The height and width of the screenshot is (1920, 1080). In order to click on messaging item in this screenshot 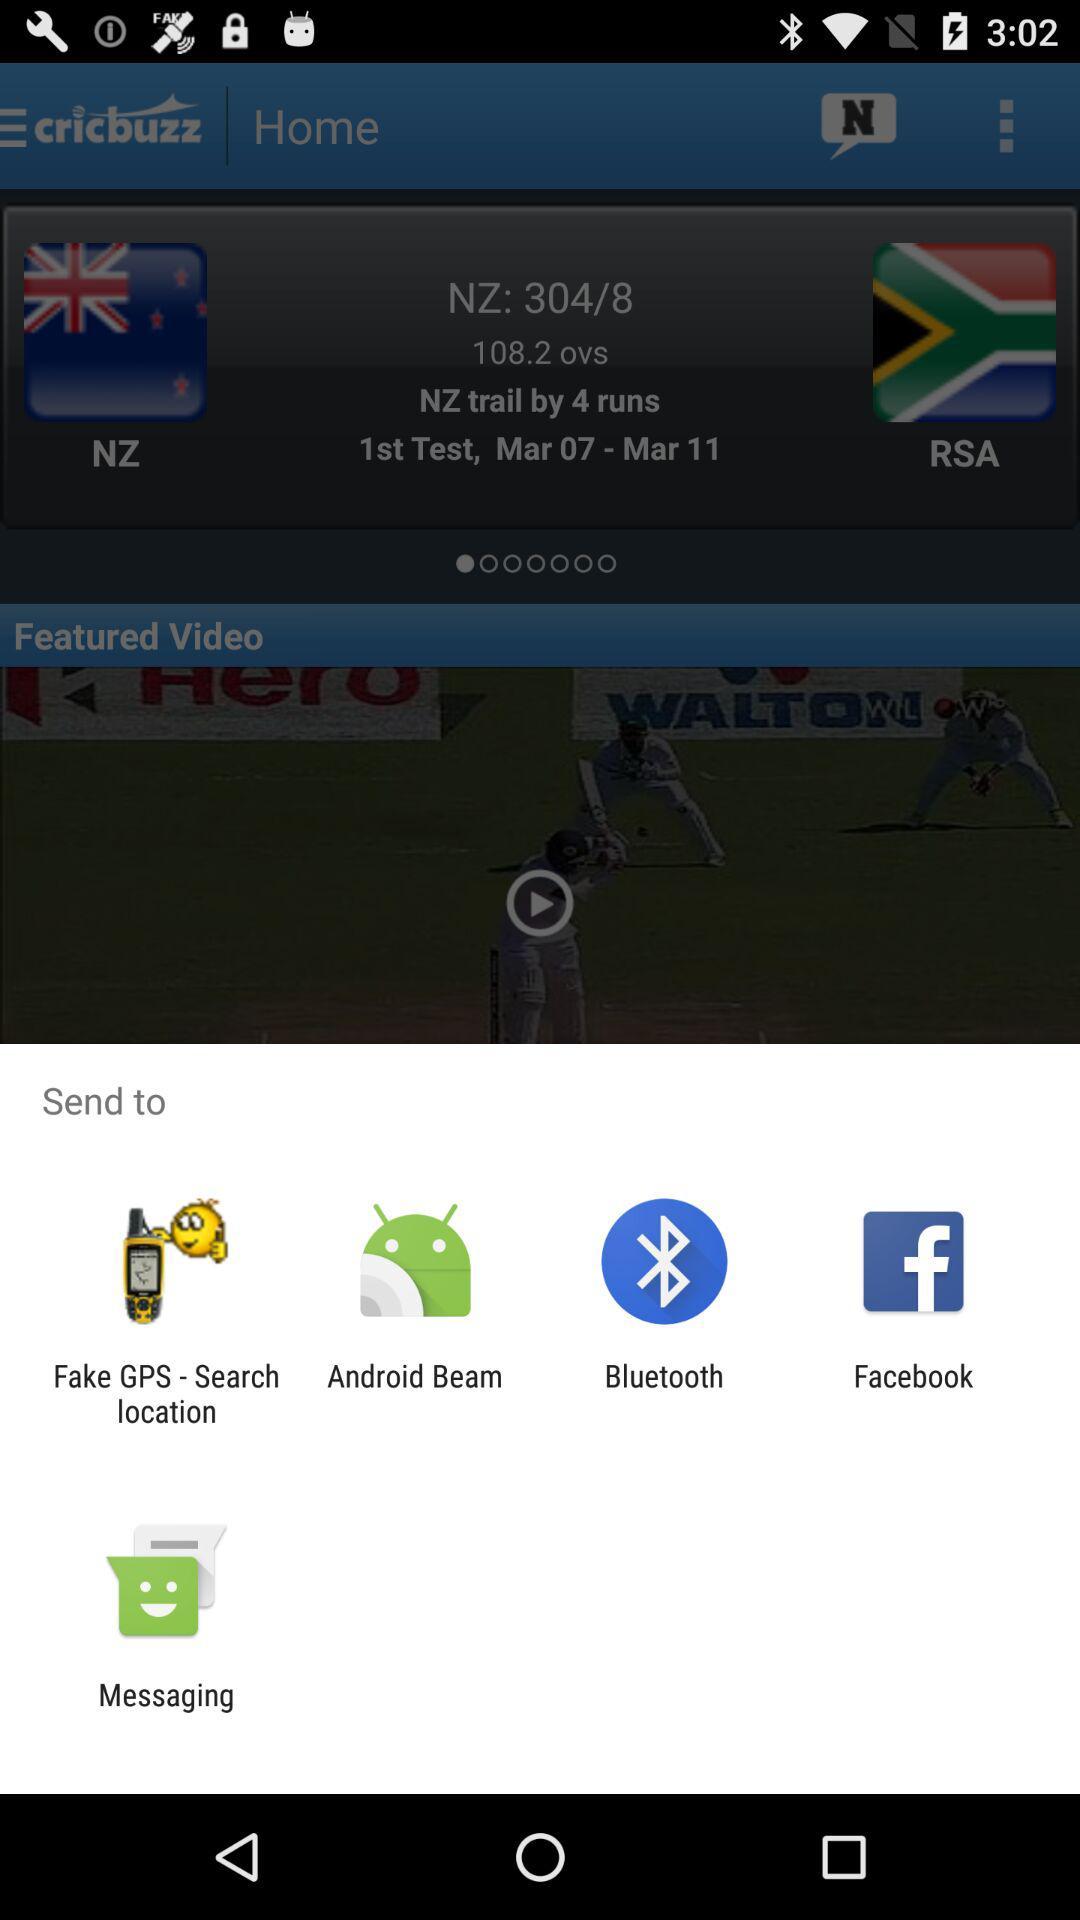, I will do `click(165, 1711)`.